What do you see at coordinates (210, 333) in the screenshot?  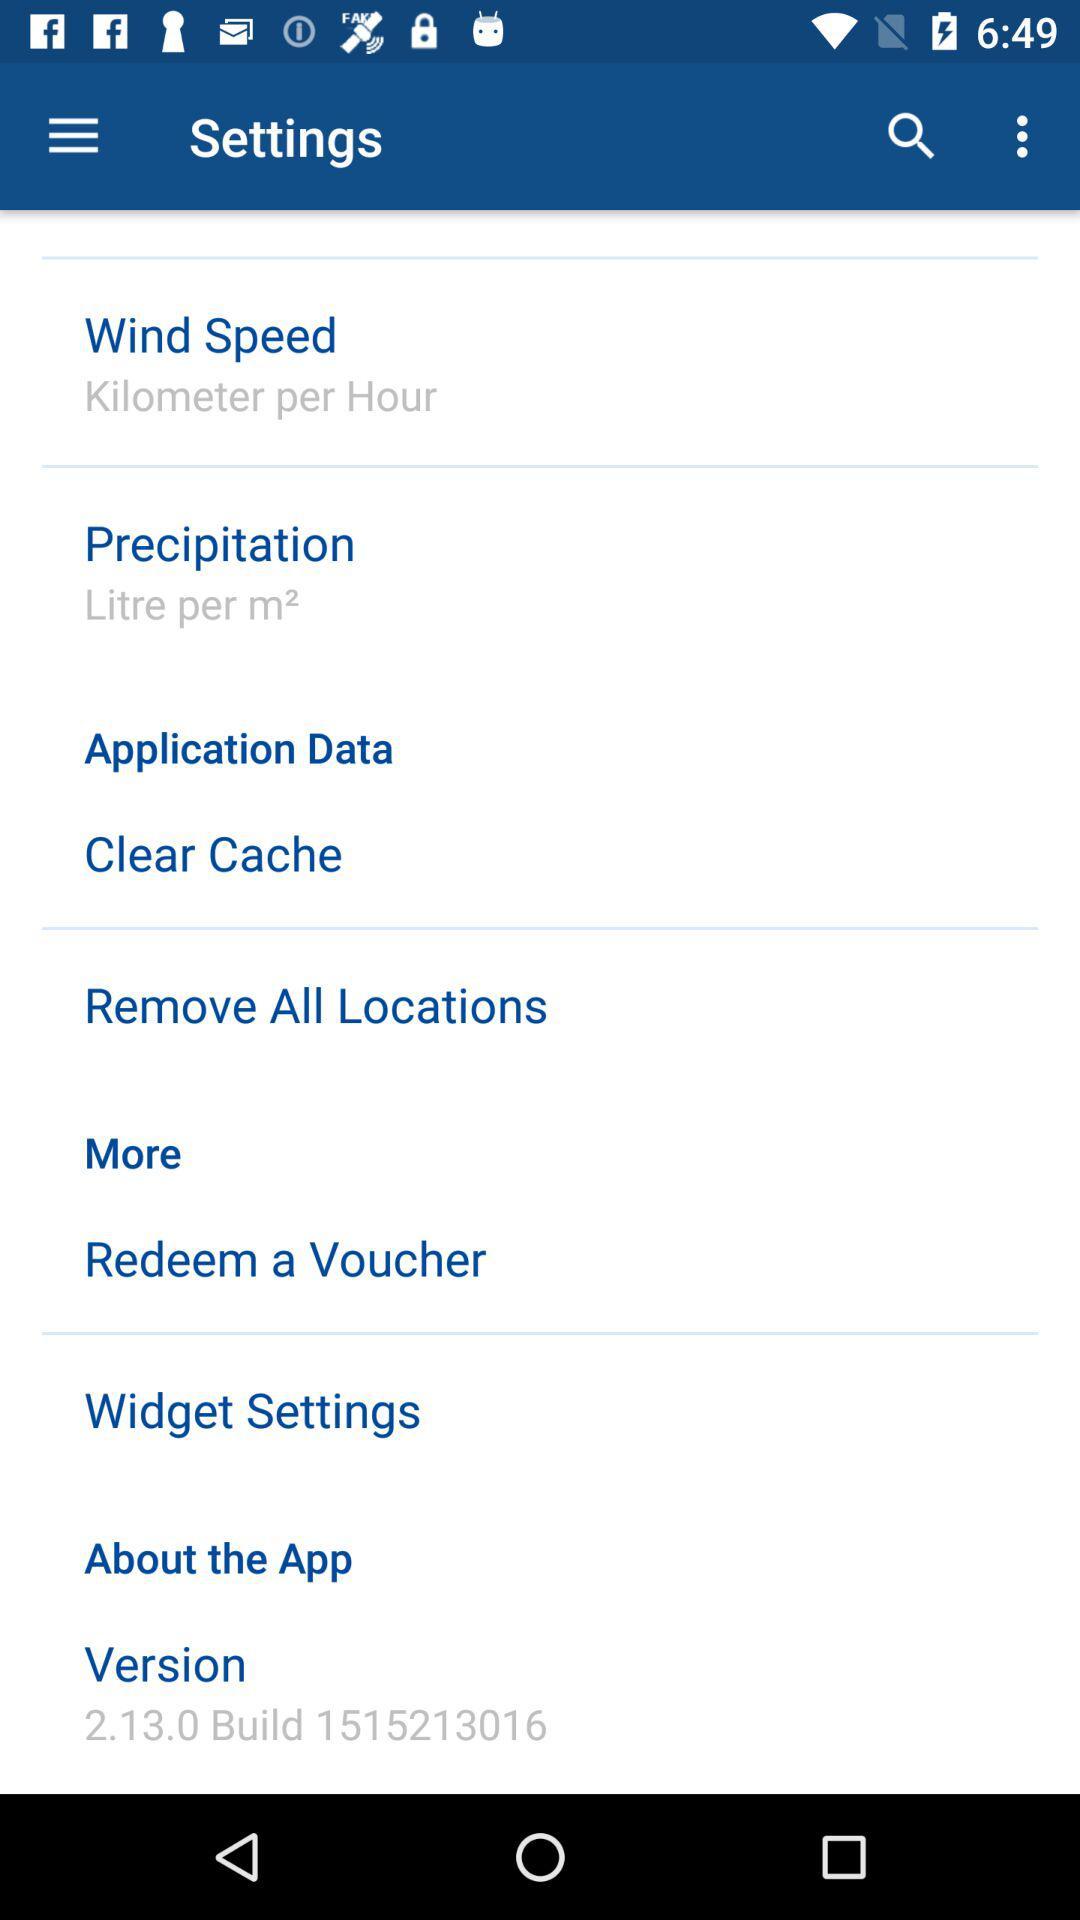 I see `item above the kilometer per hour` at bounding box center [210, 333].